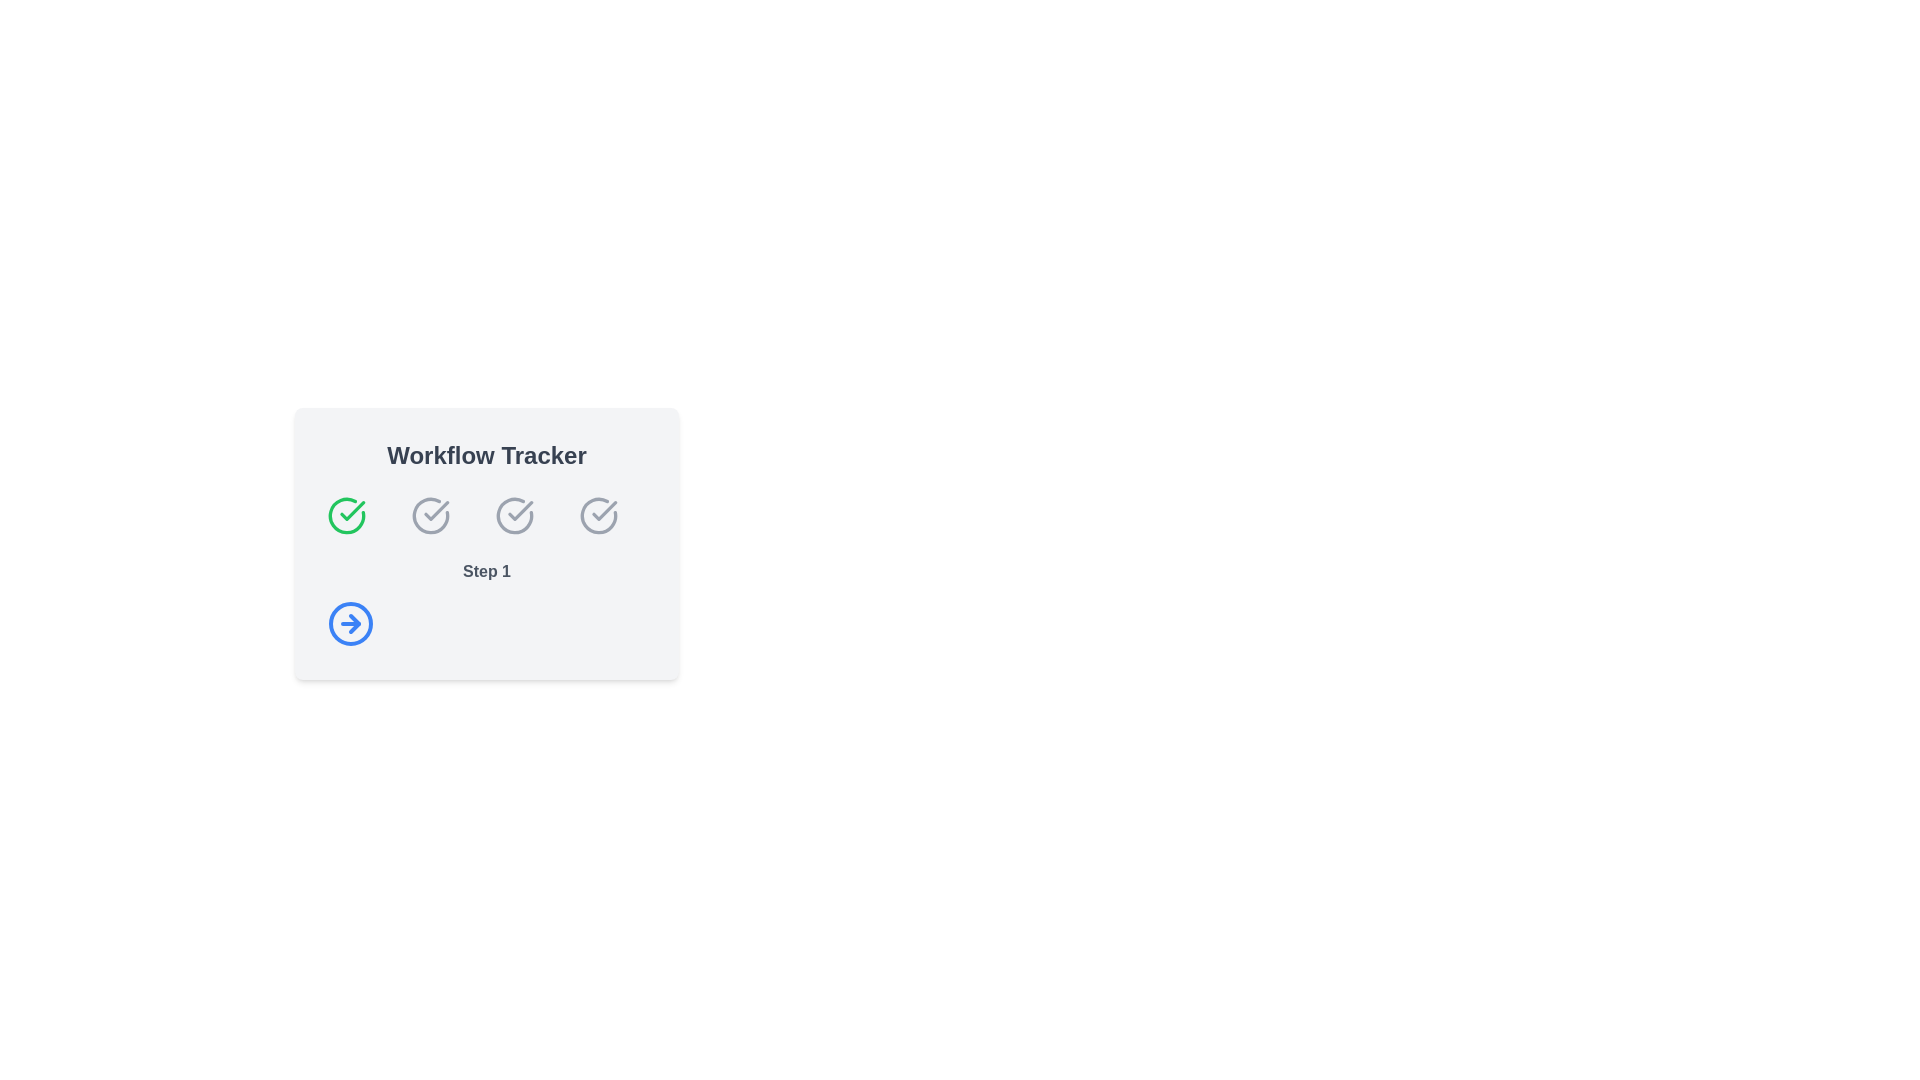  Describe the element at coordinates (350, 623) in the screenshot. I see `the outer circle of the rightward arrow icon within the 'Workflow Tracker' card, which serves a decorative purpose` at that location.